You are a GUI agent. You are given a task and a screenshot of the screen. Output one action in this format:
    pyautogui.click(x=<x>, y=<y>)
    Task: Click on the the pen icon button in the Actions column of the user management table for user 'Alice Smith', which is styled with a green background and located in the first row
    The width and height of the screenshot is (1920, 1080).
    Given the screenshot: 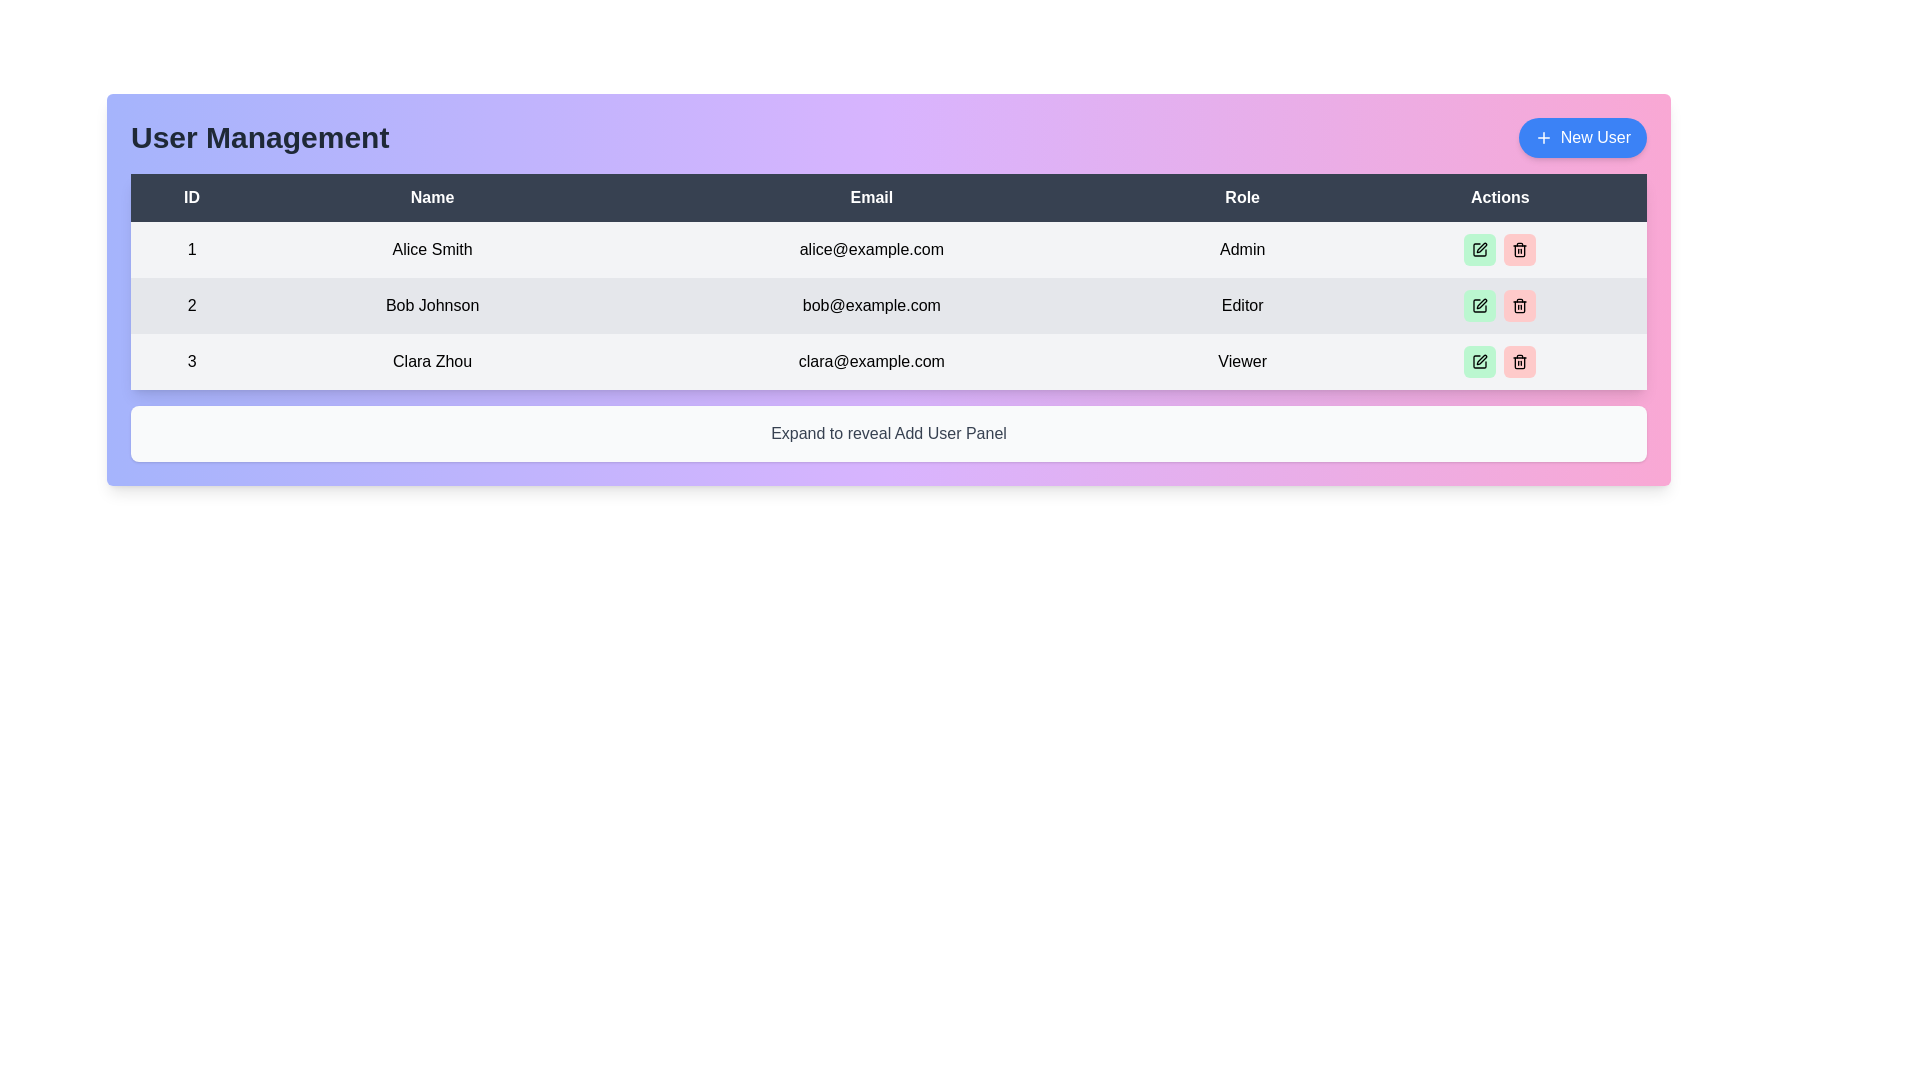 What is the action you would take?
    pyautogui.click(x=1480, y=249)
    